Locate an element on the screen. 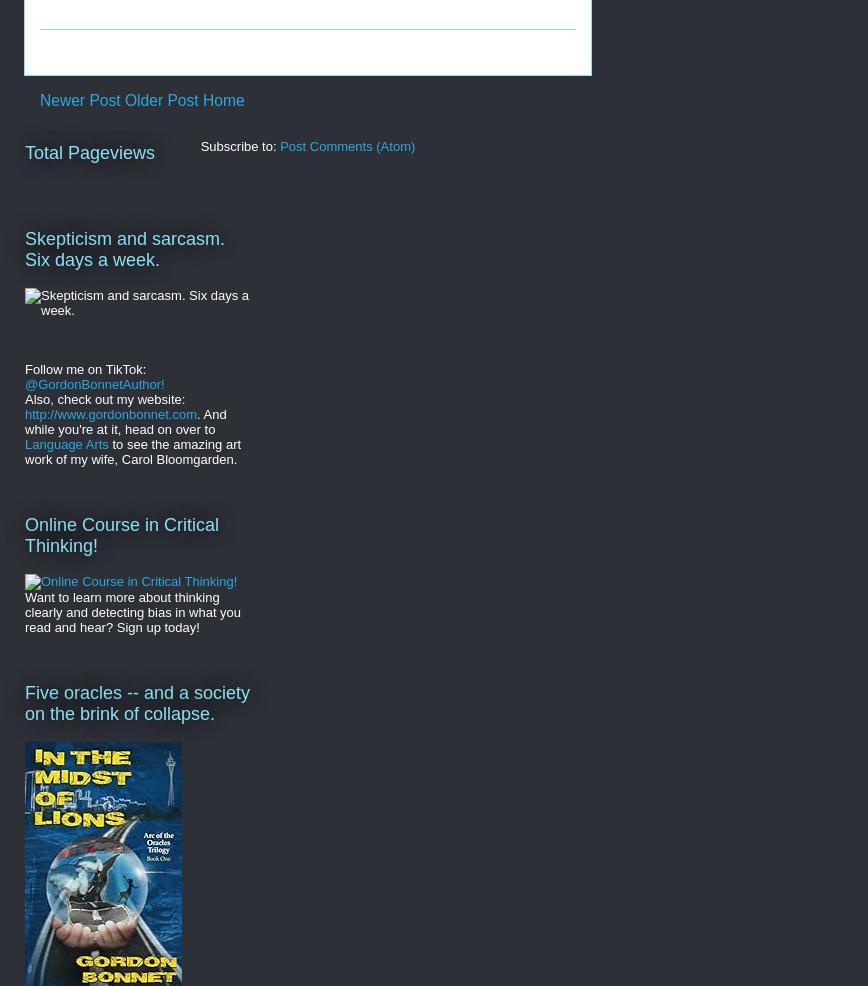 The width and height of the screenshot is (868, 986). 'http://www.gordonbonnet.com' is located at coordinates (111, 414).